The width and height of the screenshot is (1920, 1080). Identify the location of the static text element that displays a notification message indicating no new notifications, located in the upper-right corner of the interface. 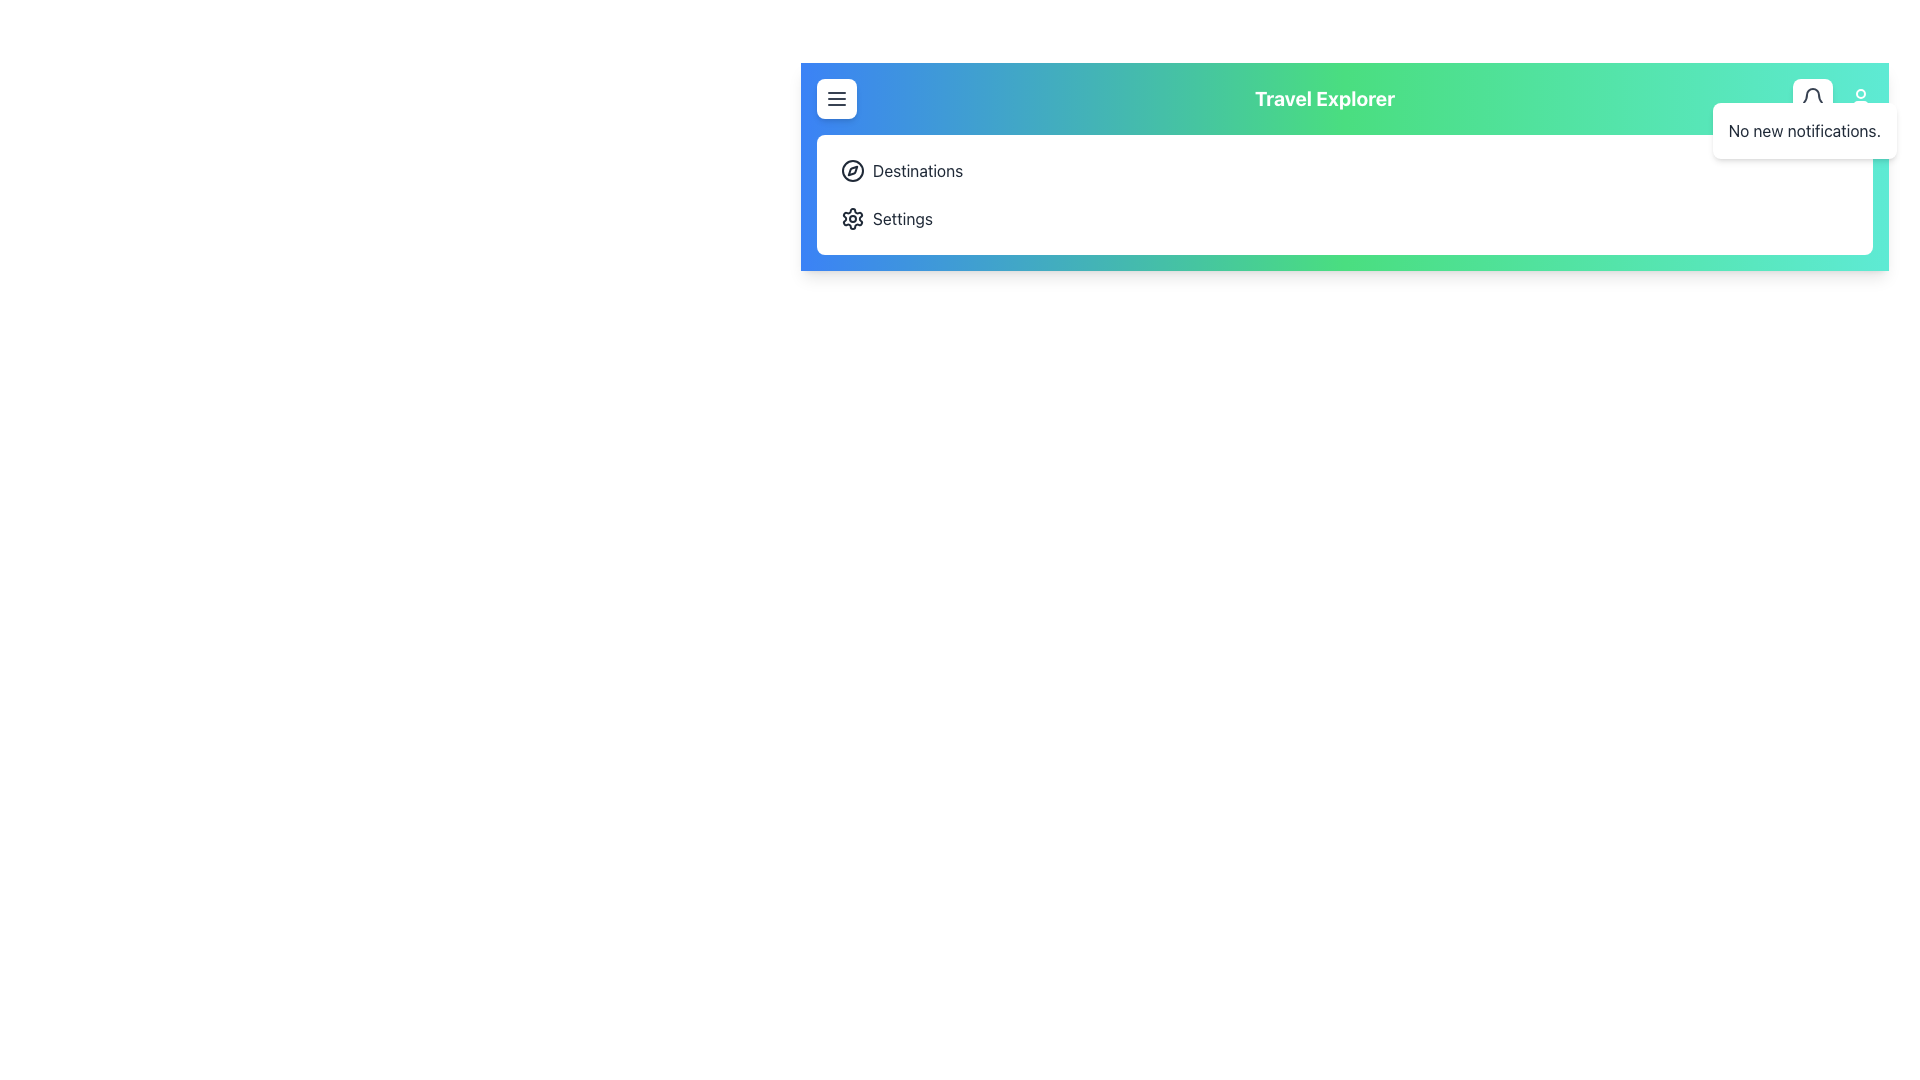
(1804, 131).